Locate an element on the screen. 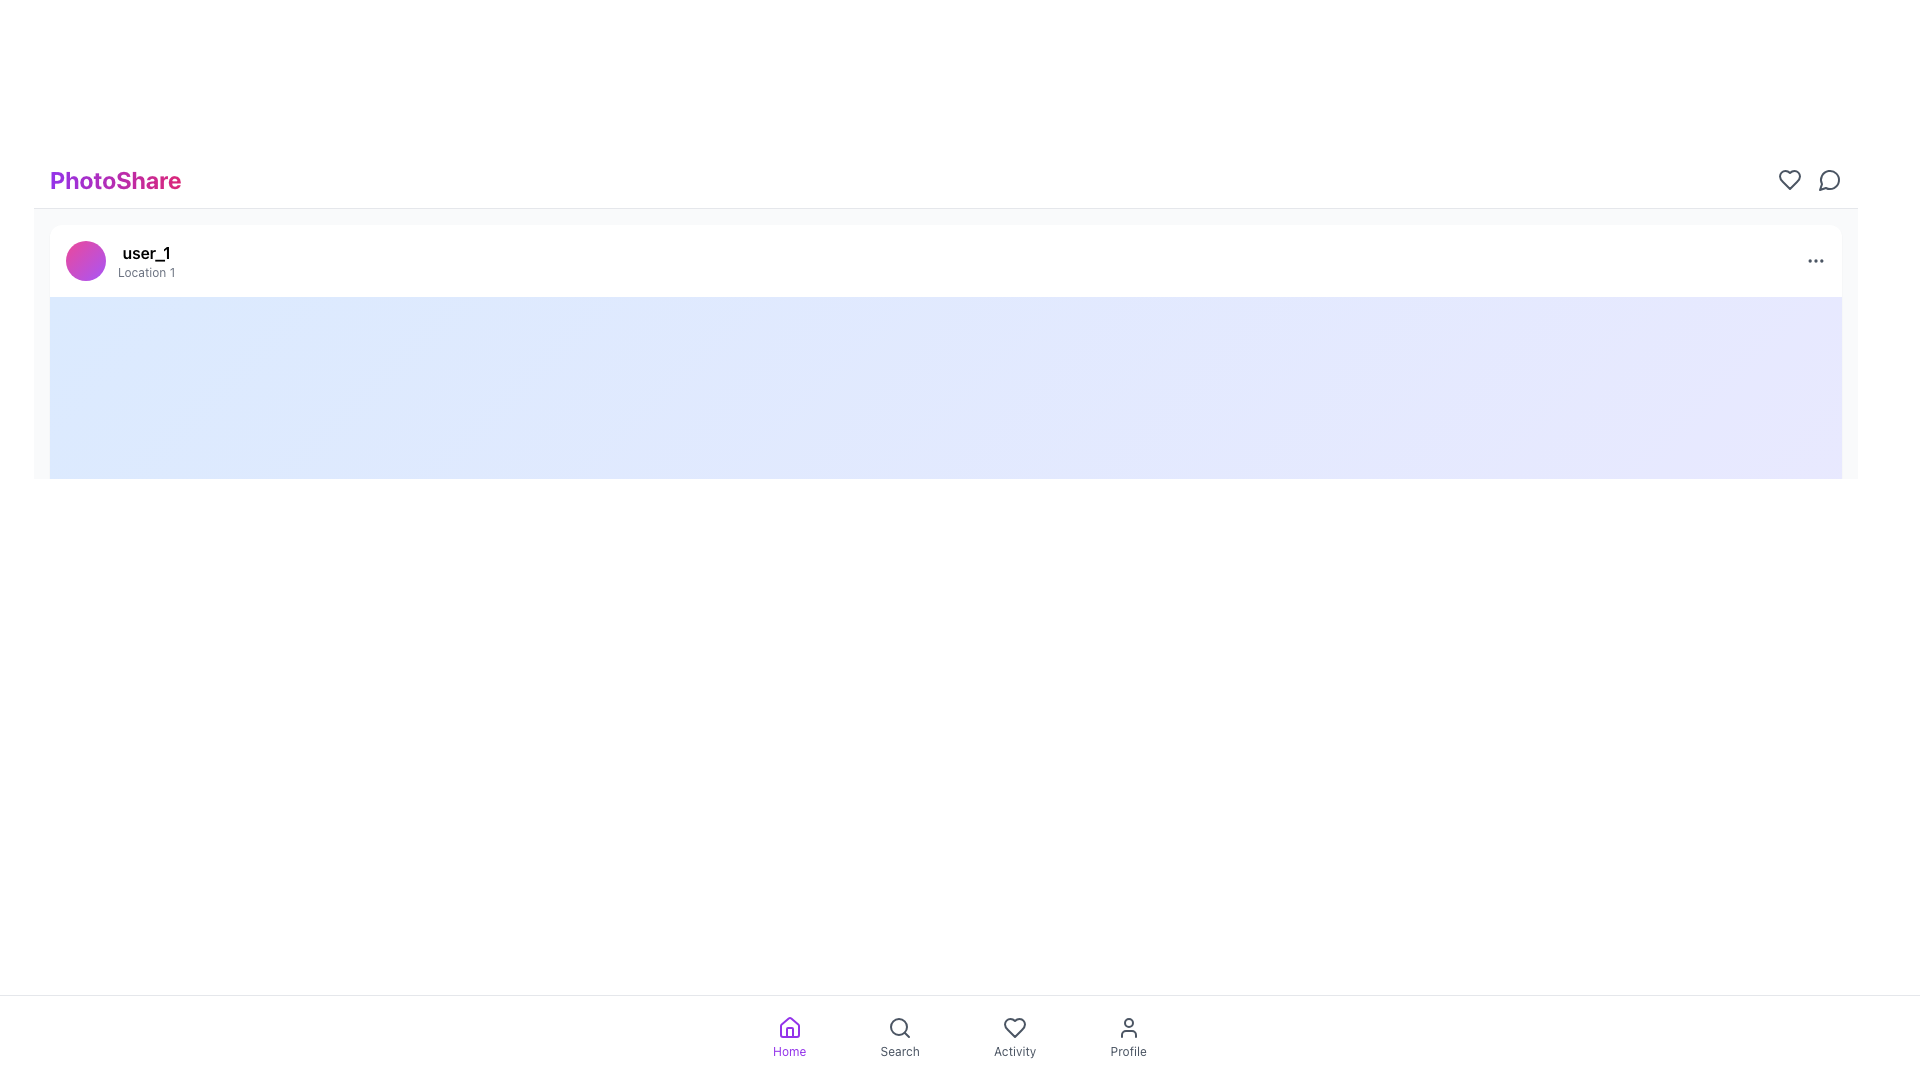 This screenshot has height=1080, width=1920. the 'Activity' text label located at the bottom center of the navigation bar to read or access its context is located at coordinates (1015, 1051).